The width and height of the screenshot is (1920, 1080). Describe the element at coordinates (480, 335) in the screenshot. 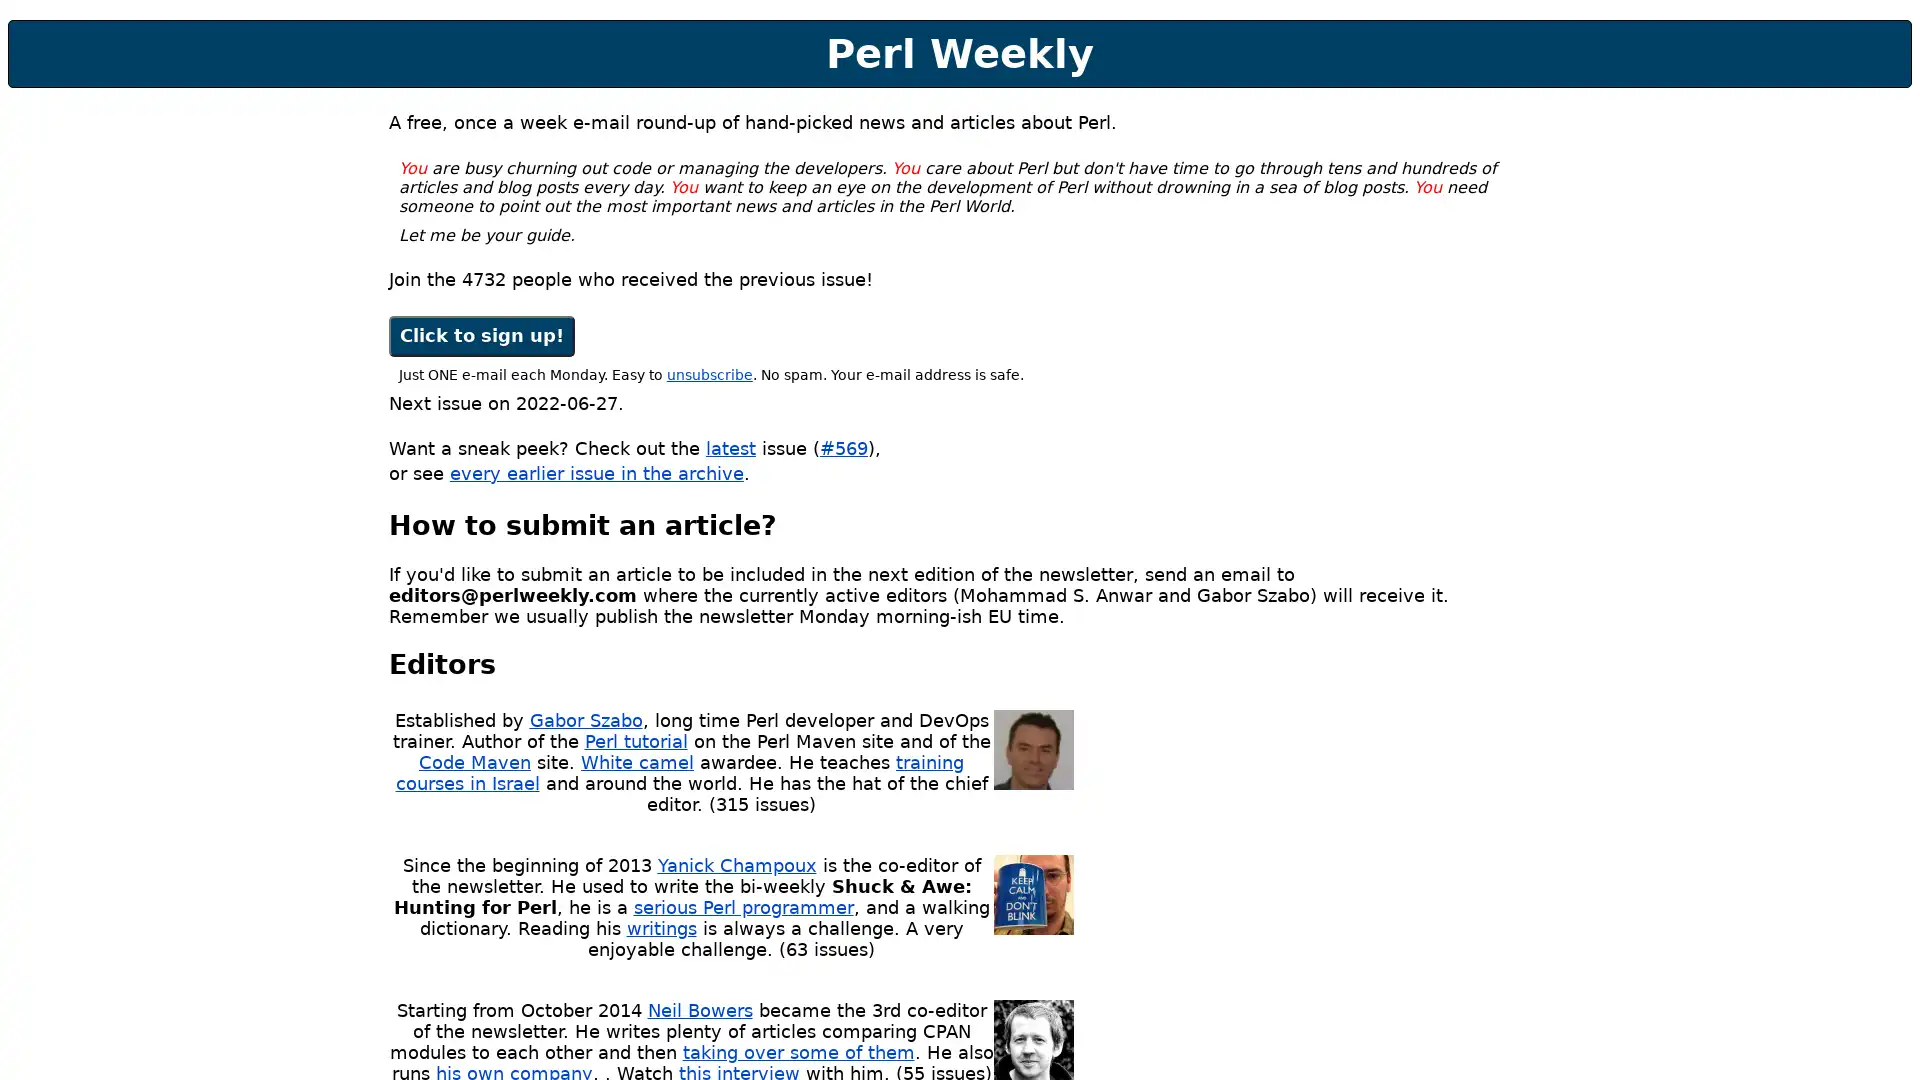

I see `Click to sign up!` at that location.